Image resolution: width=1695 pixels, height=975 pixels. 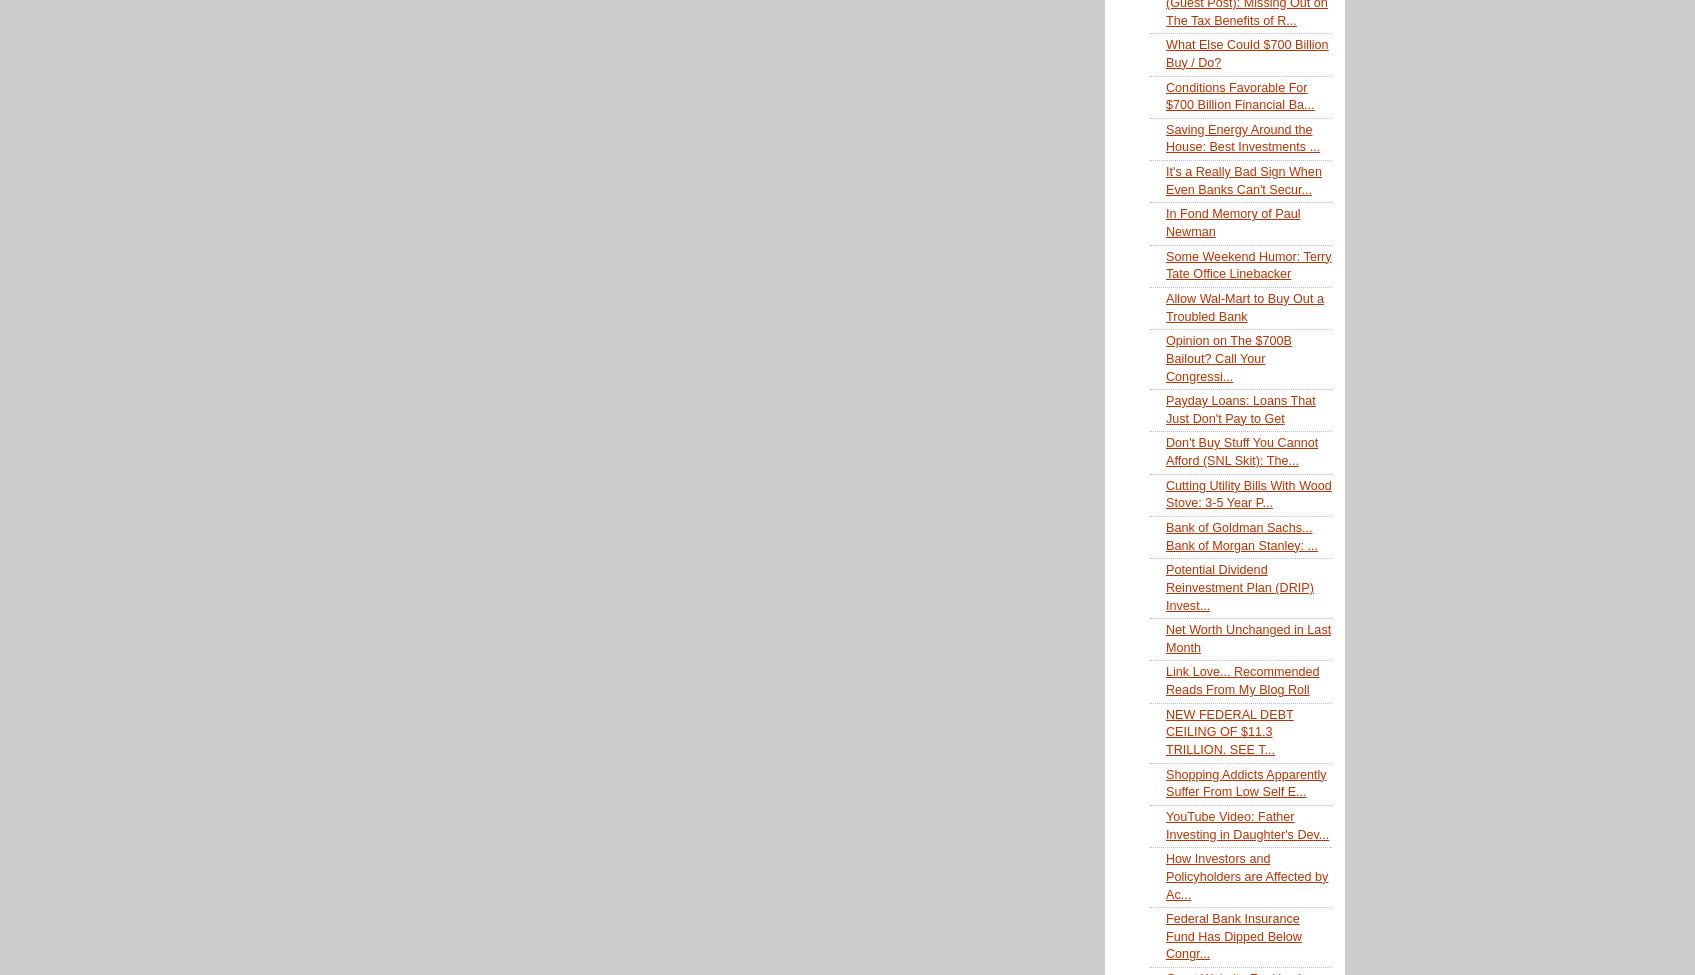 I want to click on 'How Investors and Policyholders are Affected by Ac...', so click(x=1164, y=876).